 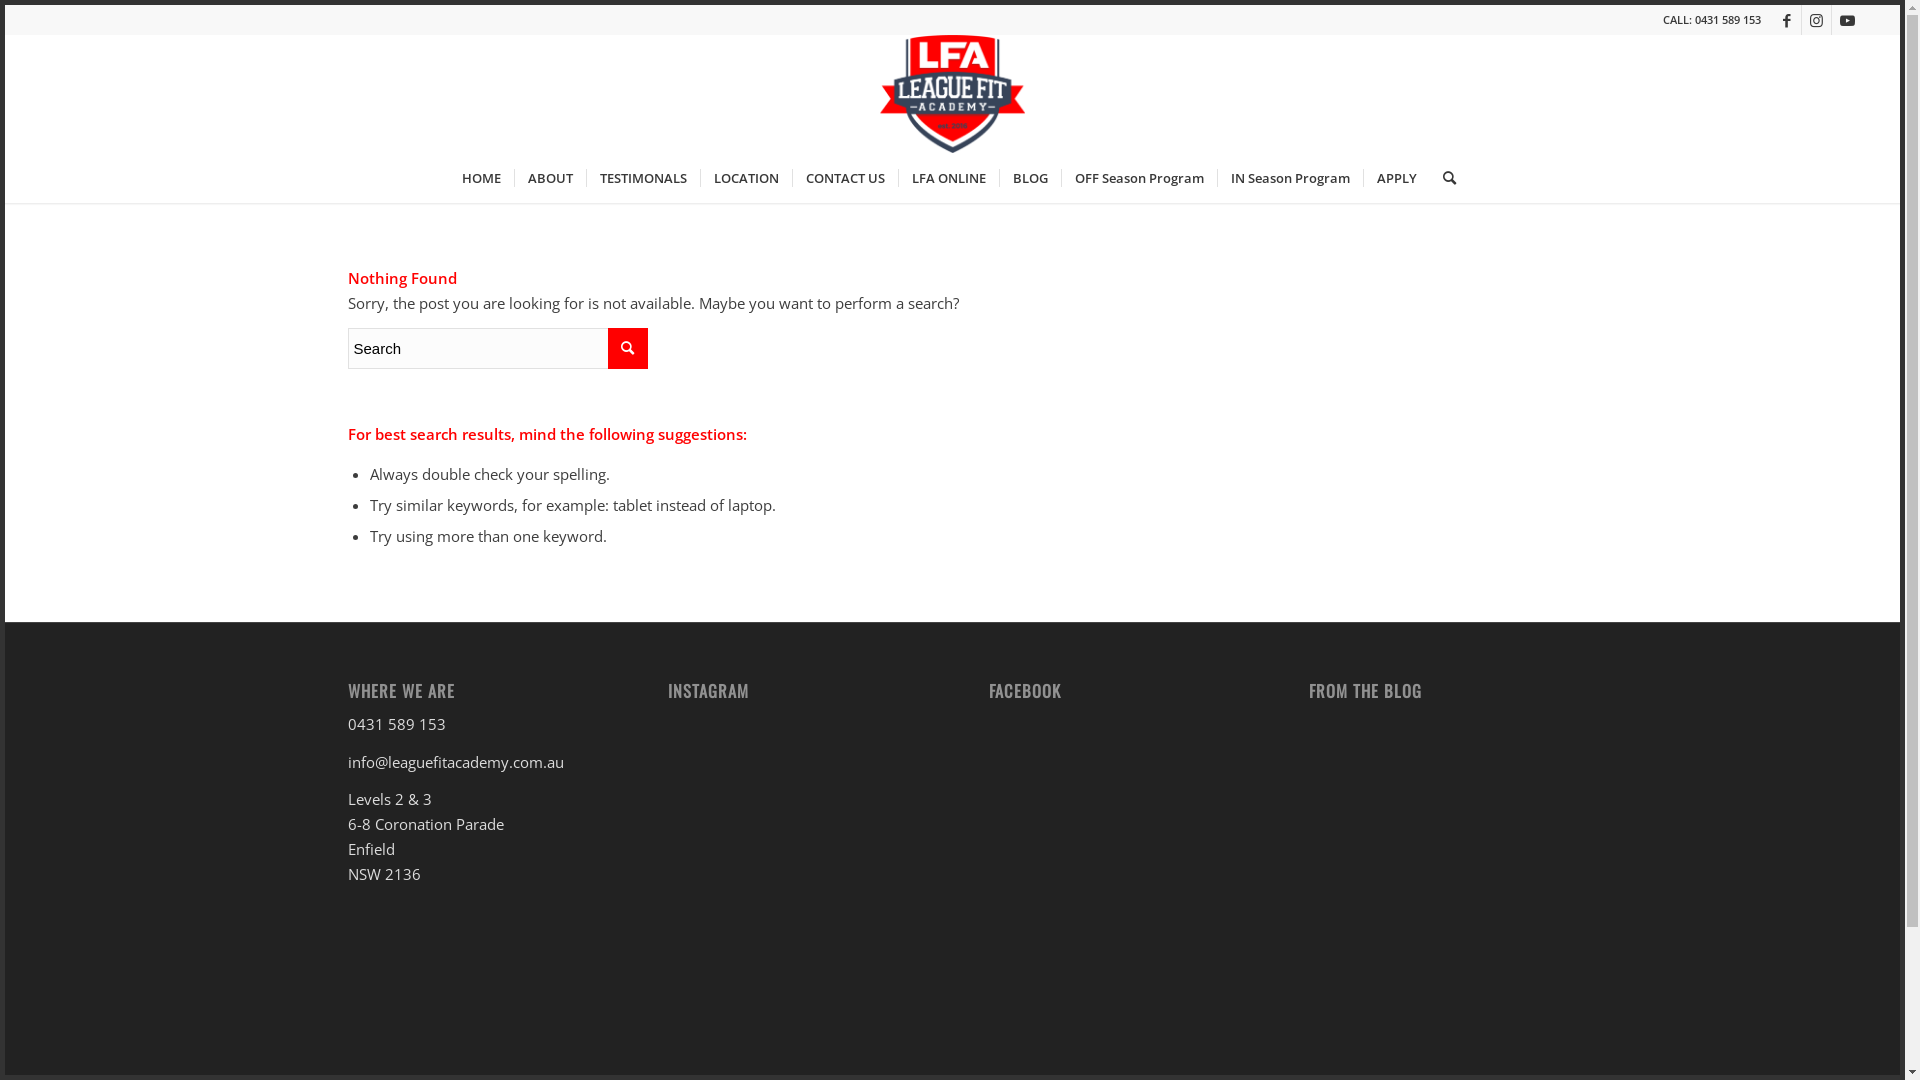 What do you see at coordinates (998, 176) in the screenshot?
I see `'BLOG'` at bounding box center [998, 176].